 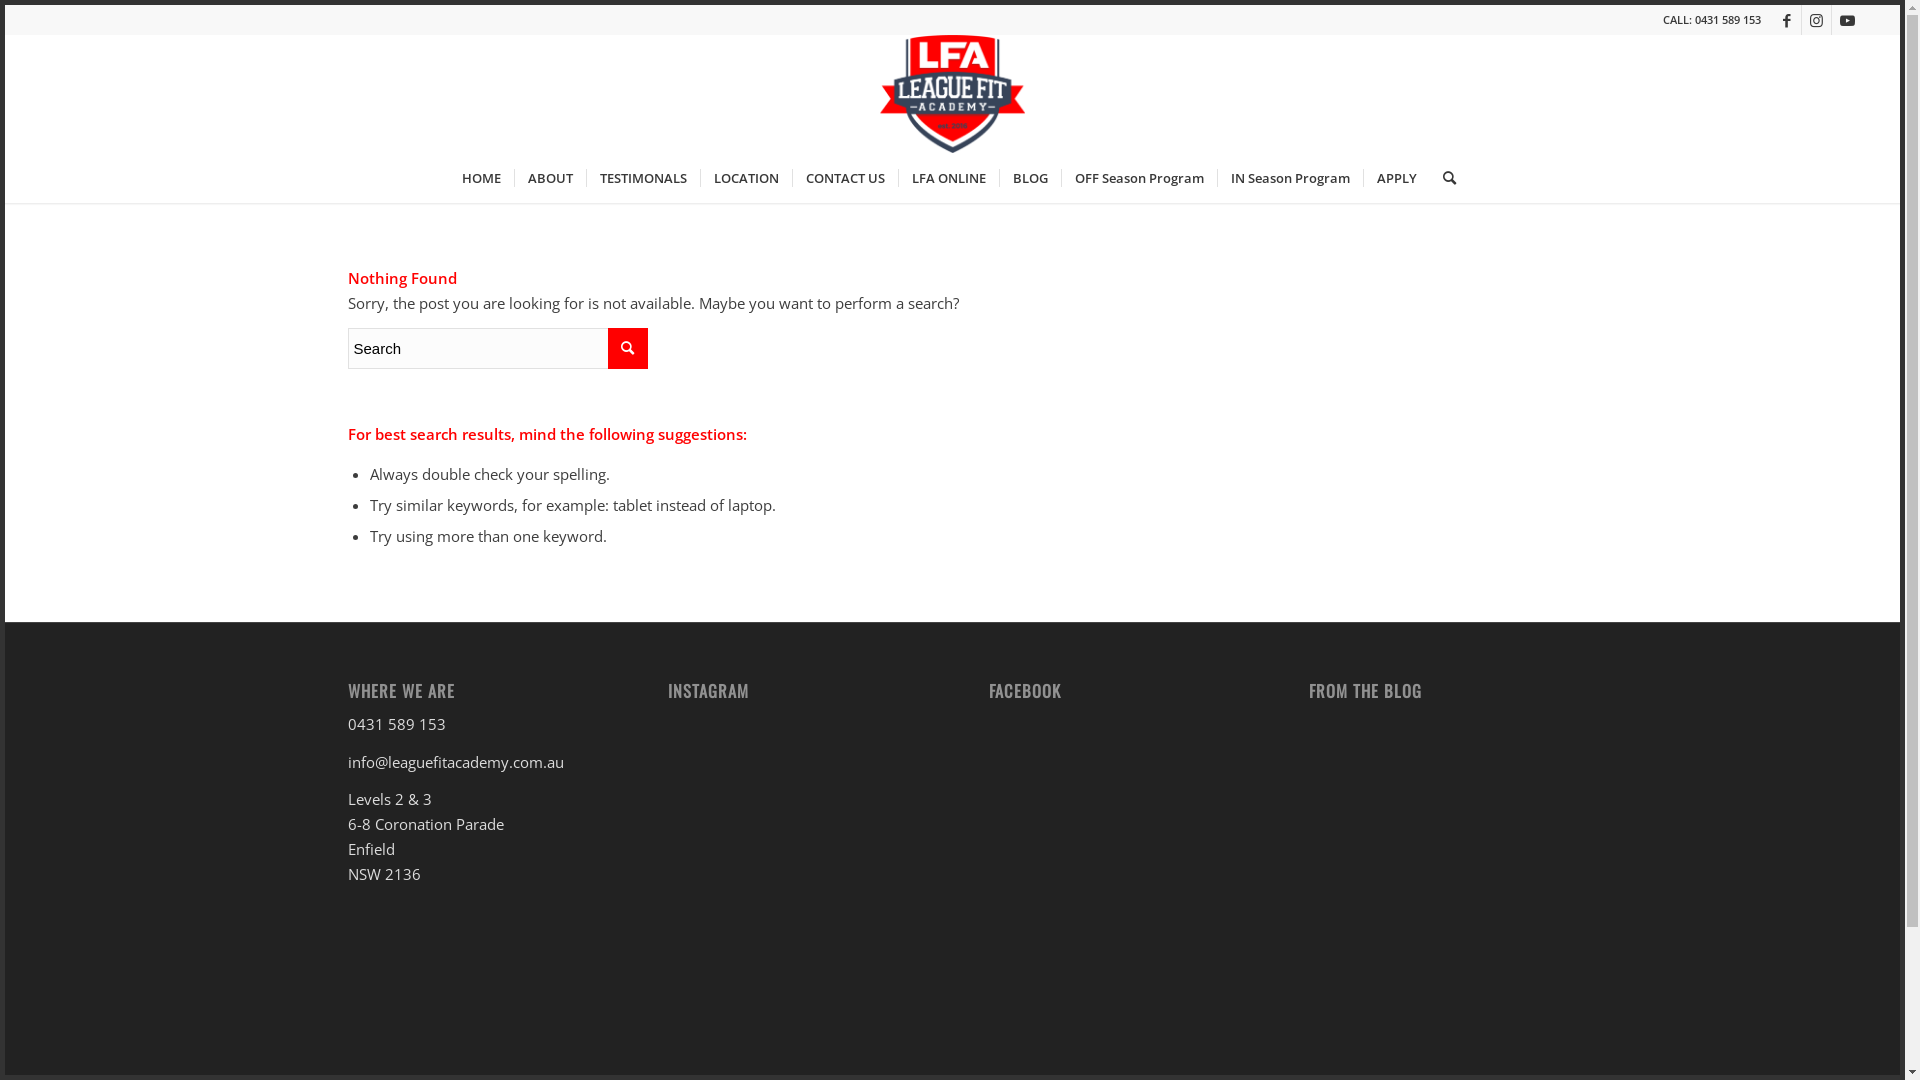 What do you see at coordinates (998, 176) in the screenshot?
I see `'BLOG'` at bounding box center [998, 176].